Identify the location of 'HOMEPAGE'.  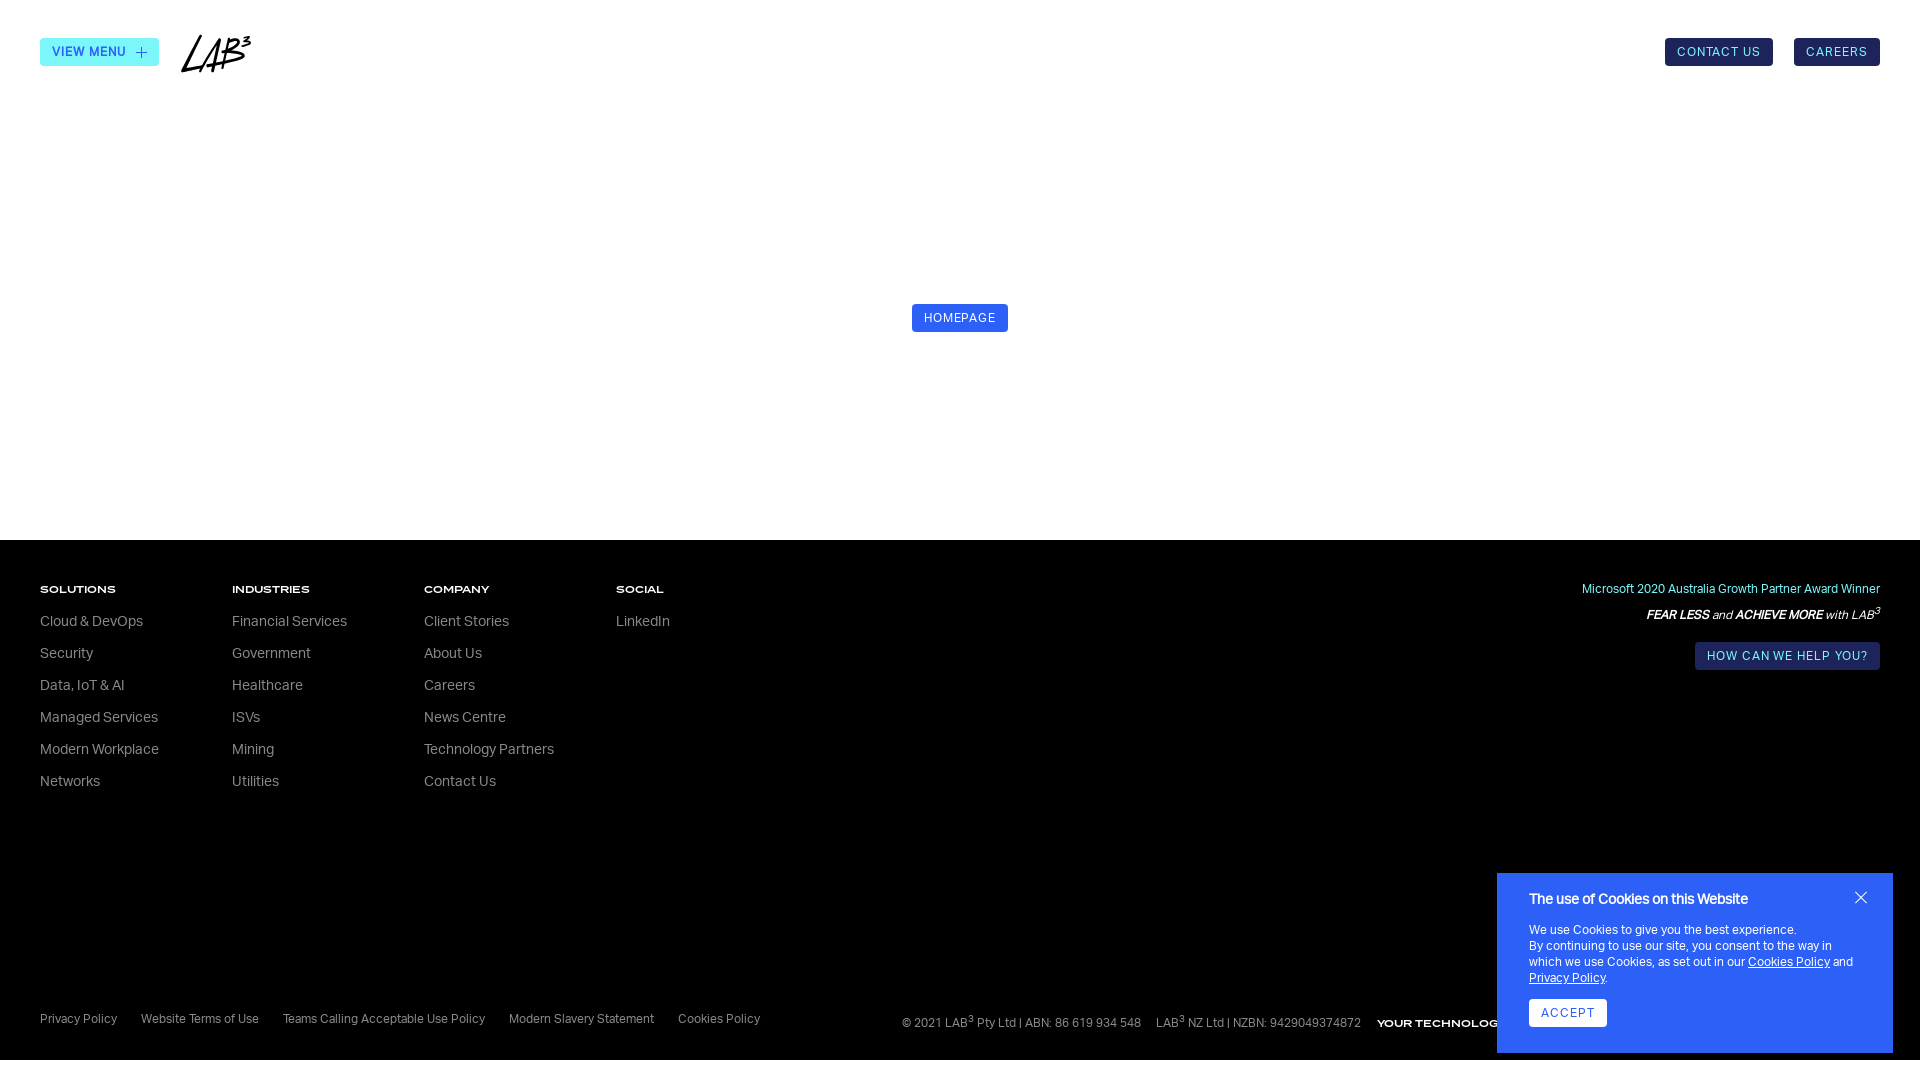
(960, 316).